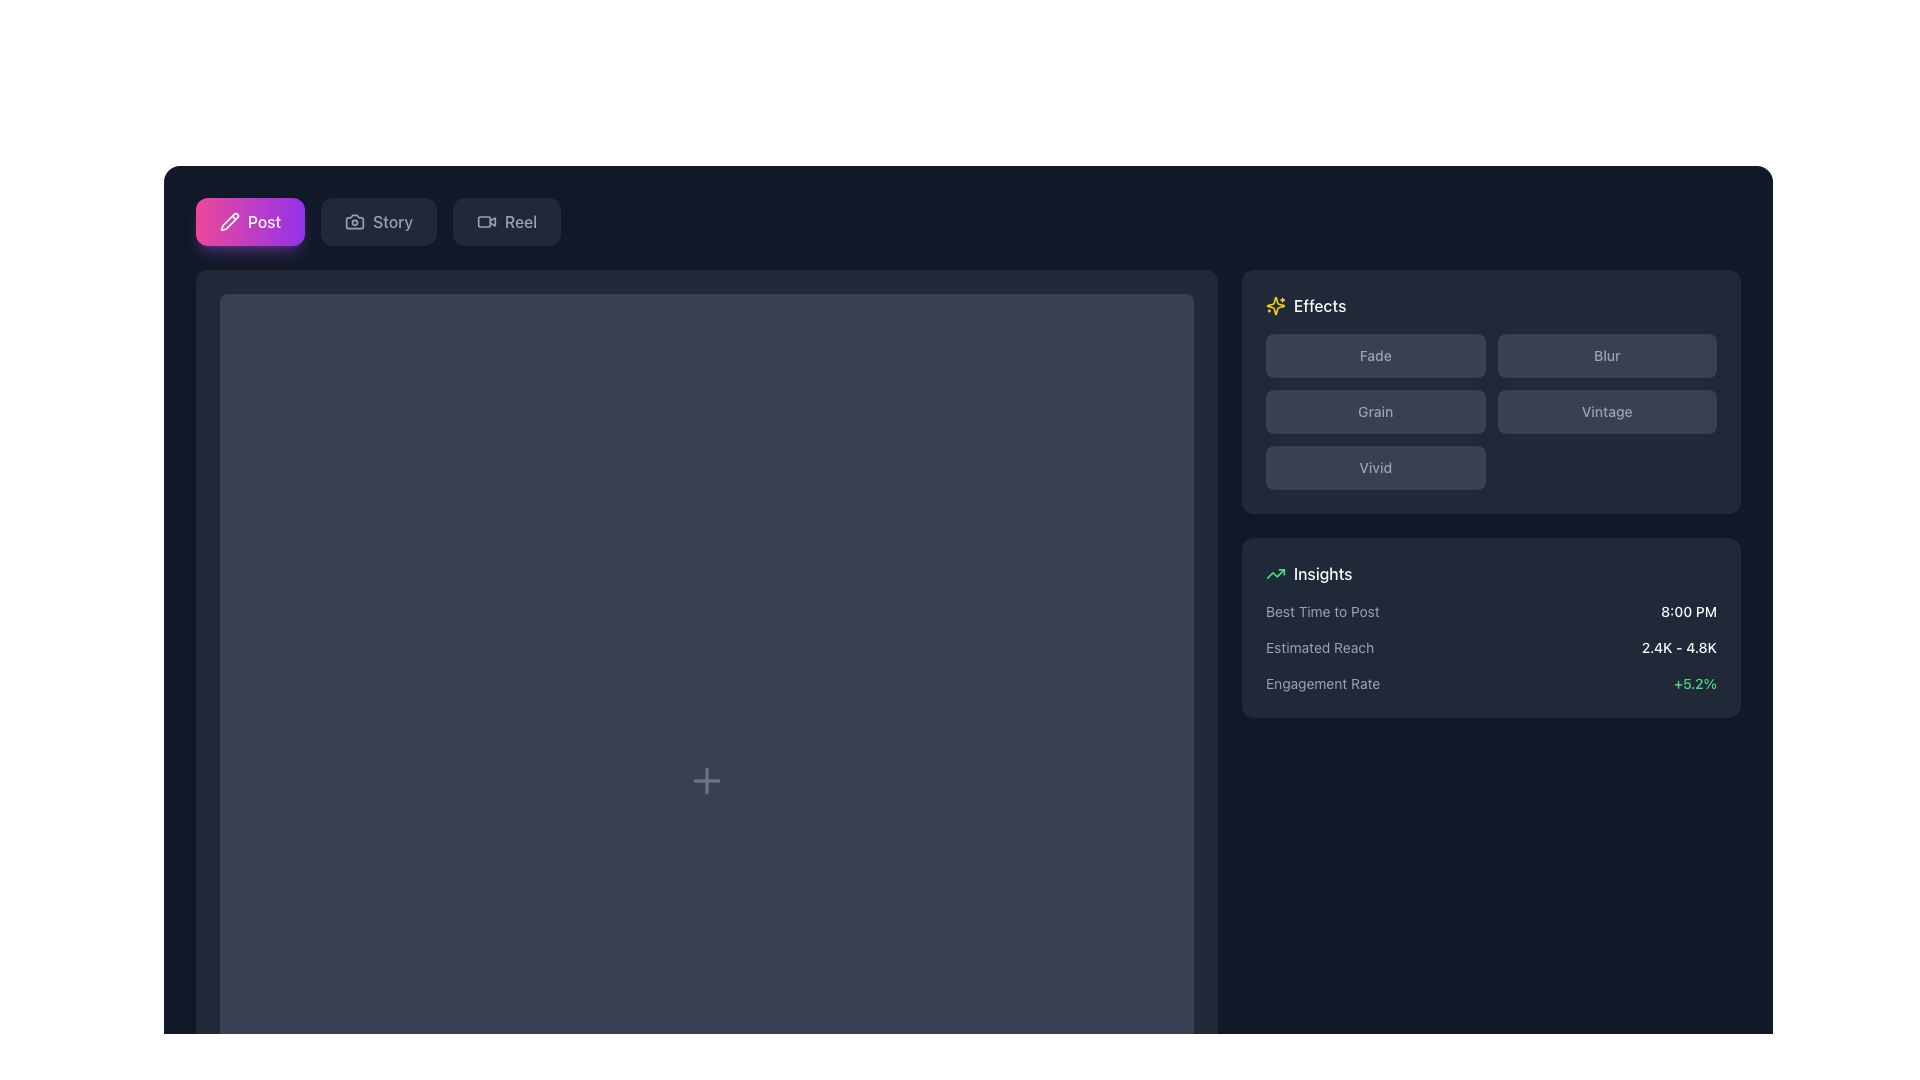 This screenshot has height=1080, width=1920. Describe the element at coordinates (1491, 648) in the screenshot. I see `the informational panel located in the lower section of the 'Insights' box, positioned to the right of the interface, which displays data insights regarding optimal posting times, estimated reach, and engagement rates` at that location.